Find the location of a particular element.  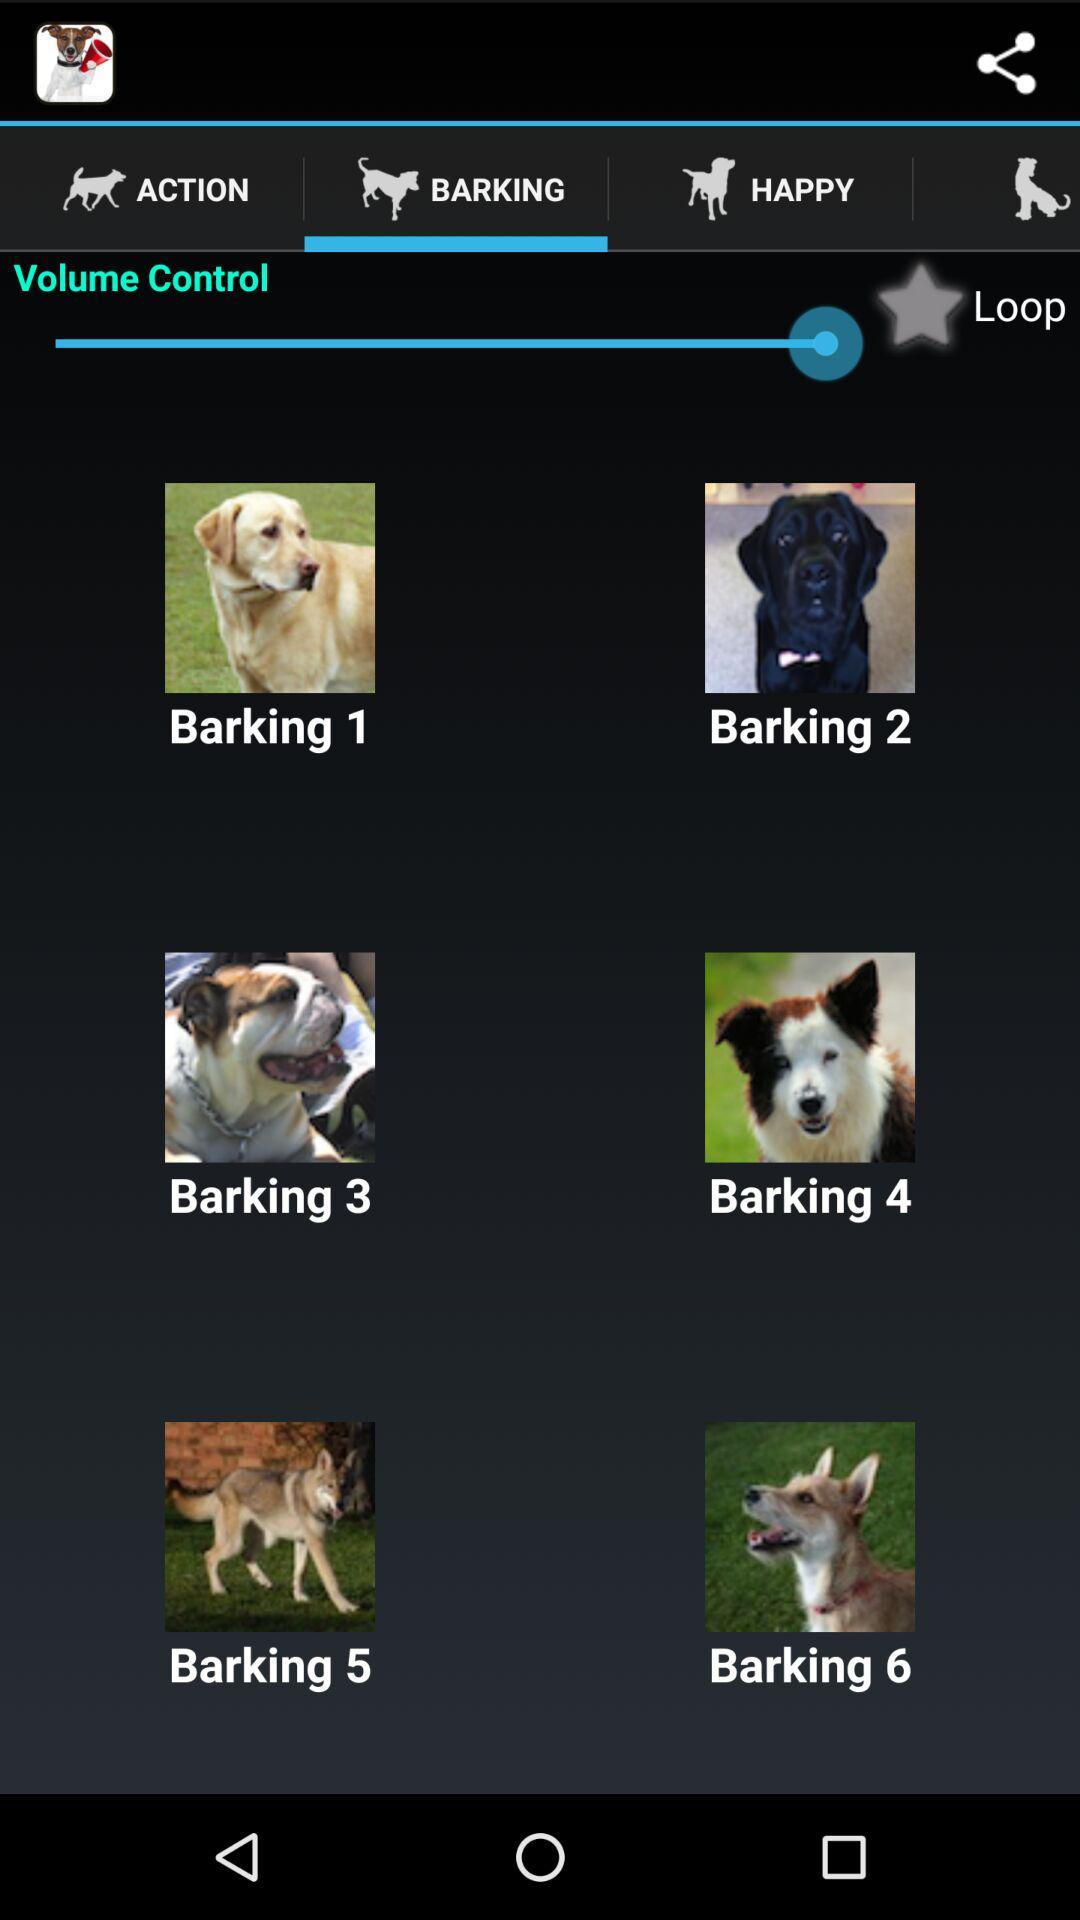

the icon next to barking 6 button is located at coordinates (270, 1557).